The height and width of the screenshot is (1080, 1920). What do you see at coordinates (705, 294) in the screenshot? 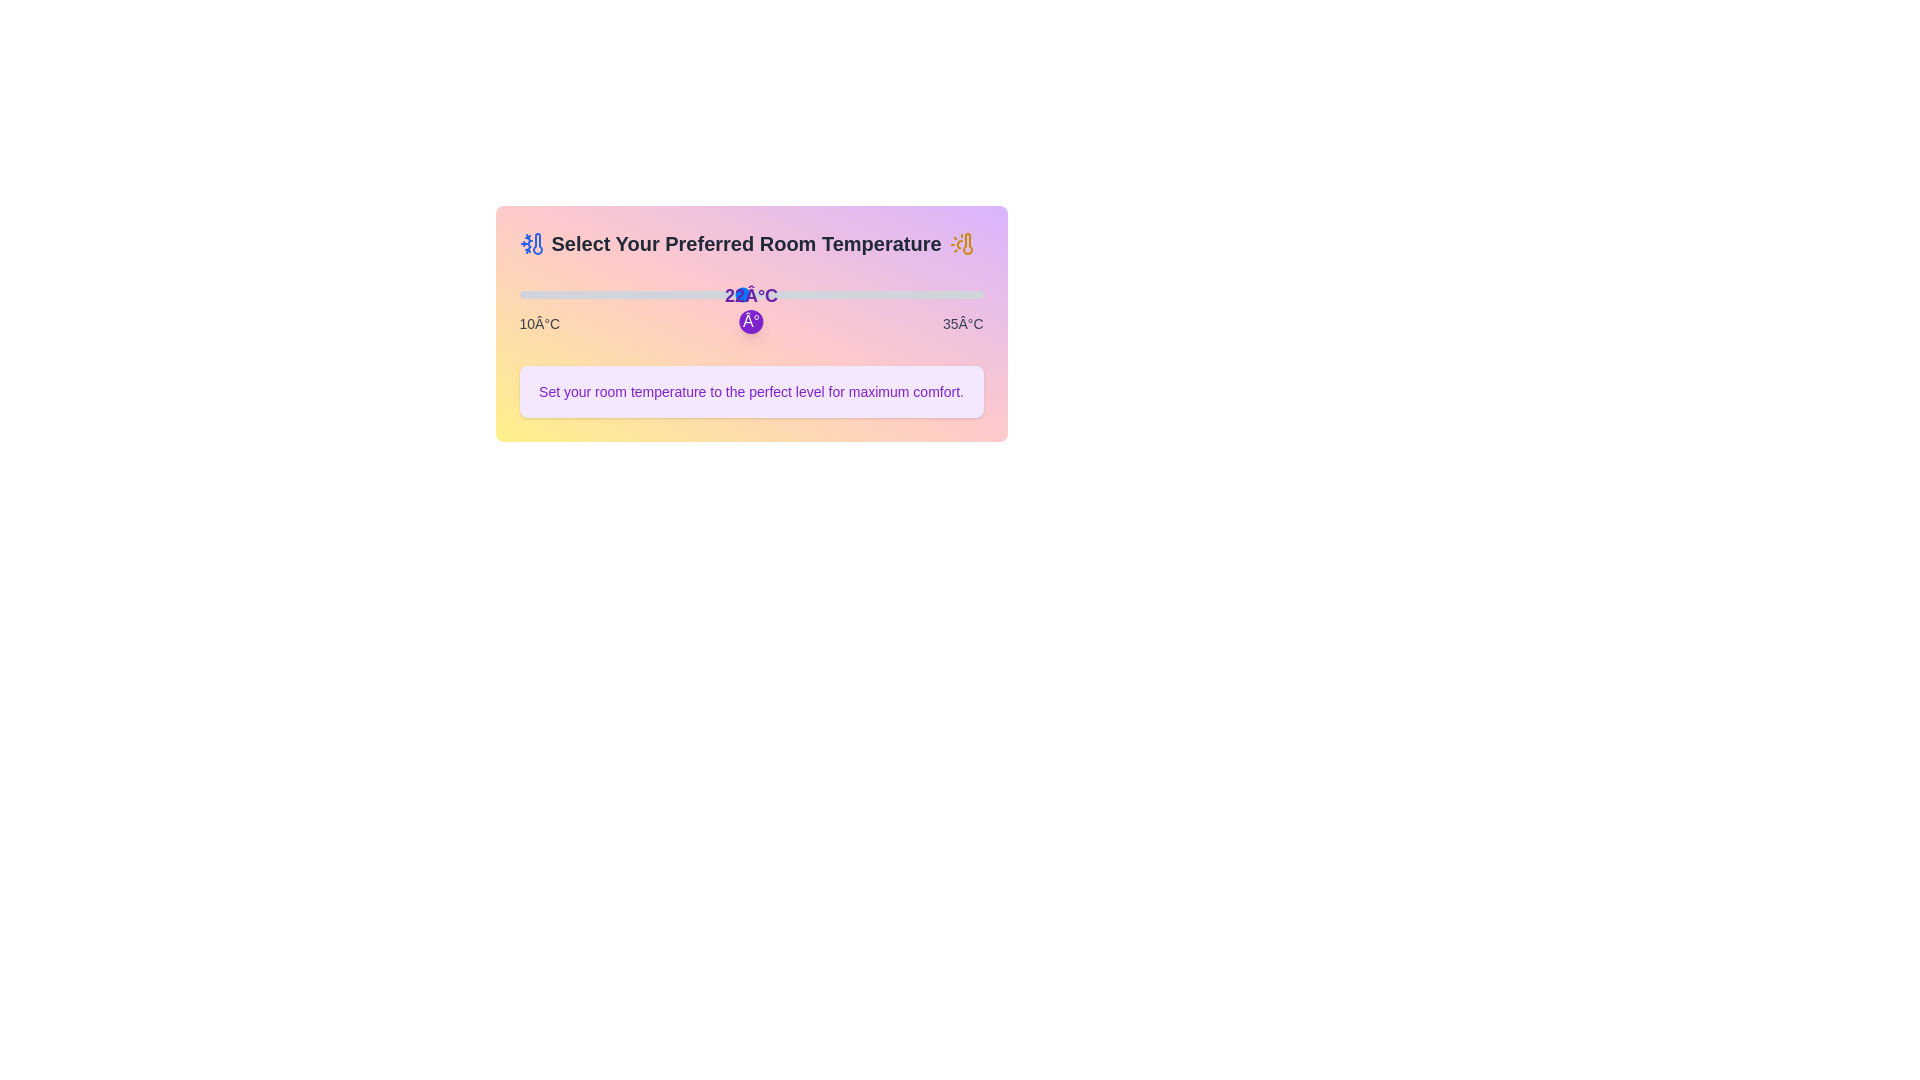
I see `the slider to a specific temperature 20 in degrees Celsius` at bounding box center [705, 294].